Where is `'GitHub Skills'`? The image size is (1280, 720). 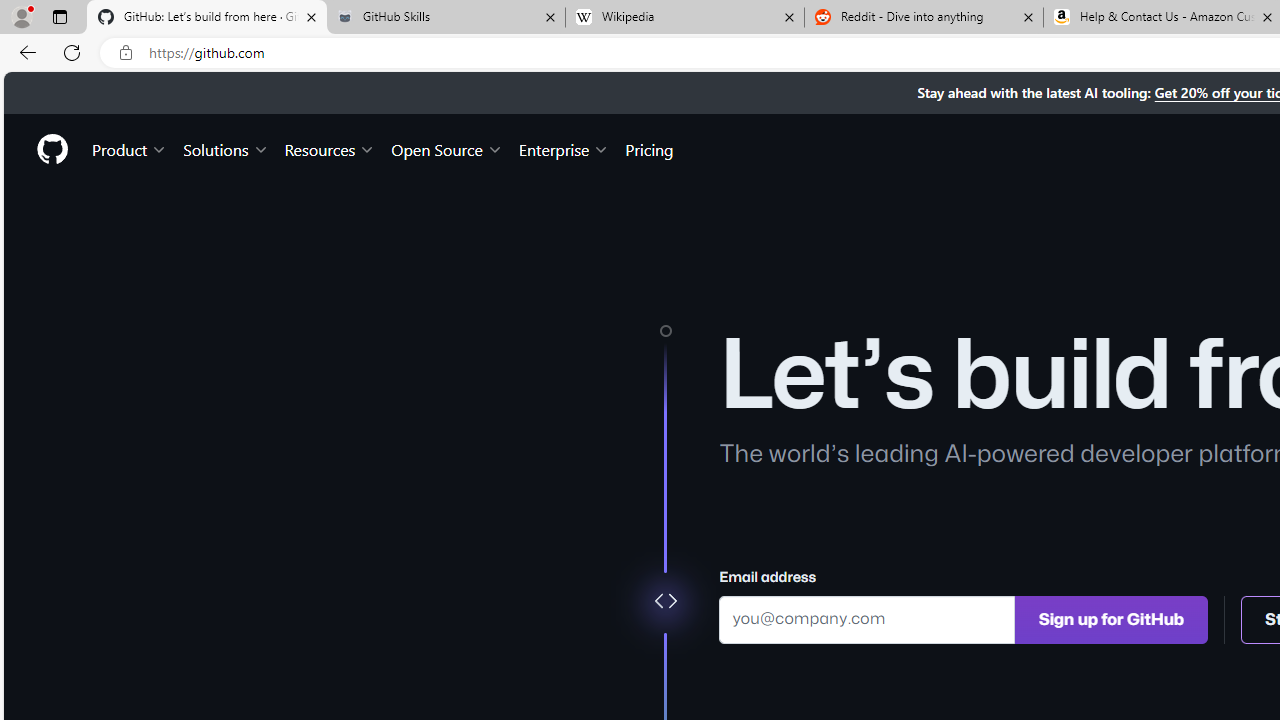 'GitHub Skills' is located at coordinates (444, 17).